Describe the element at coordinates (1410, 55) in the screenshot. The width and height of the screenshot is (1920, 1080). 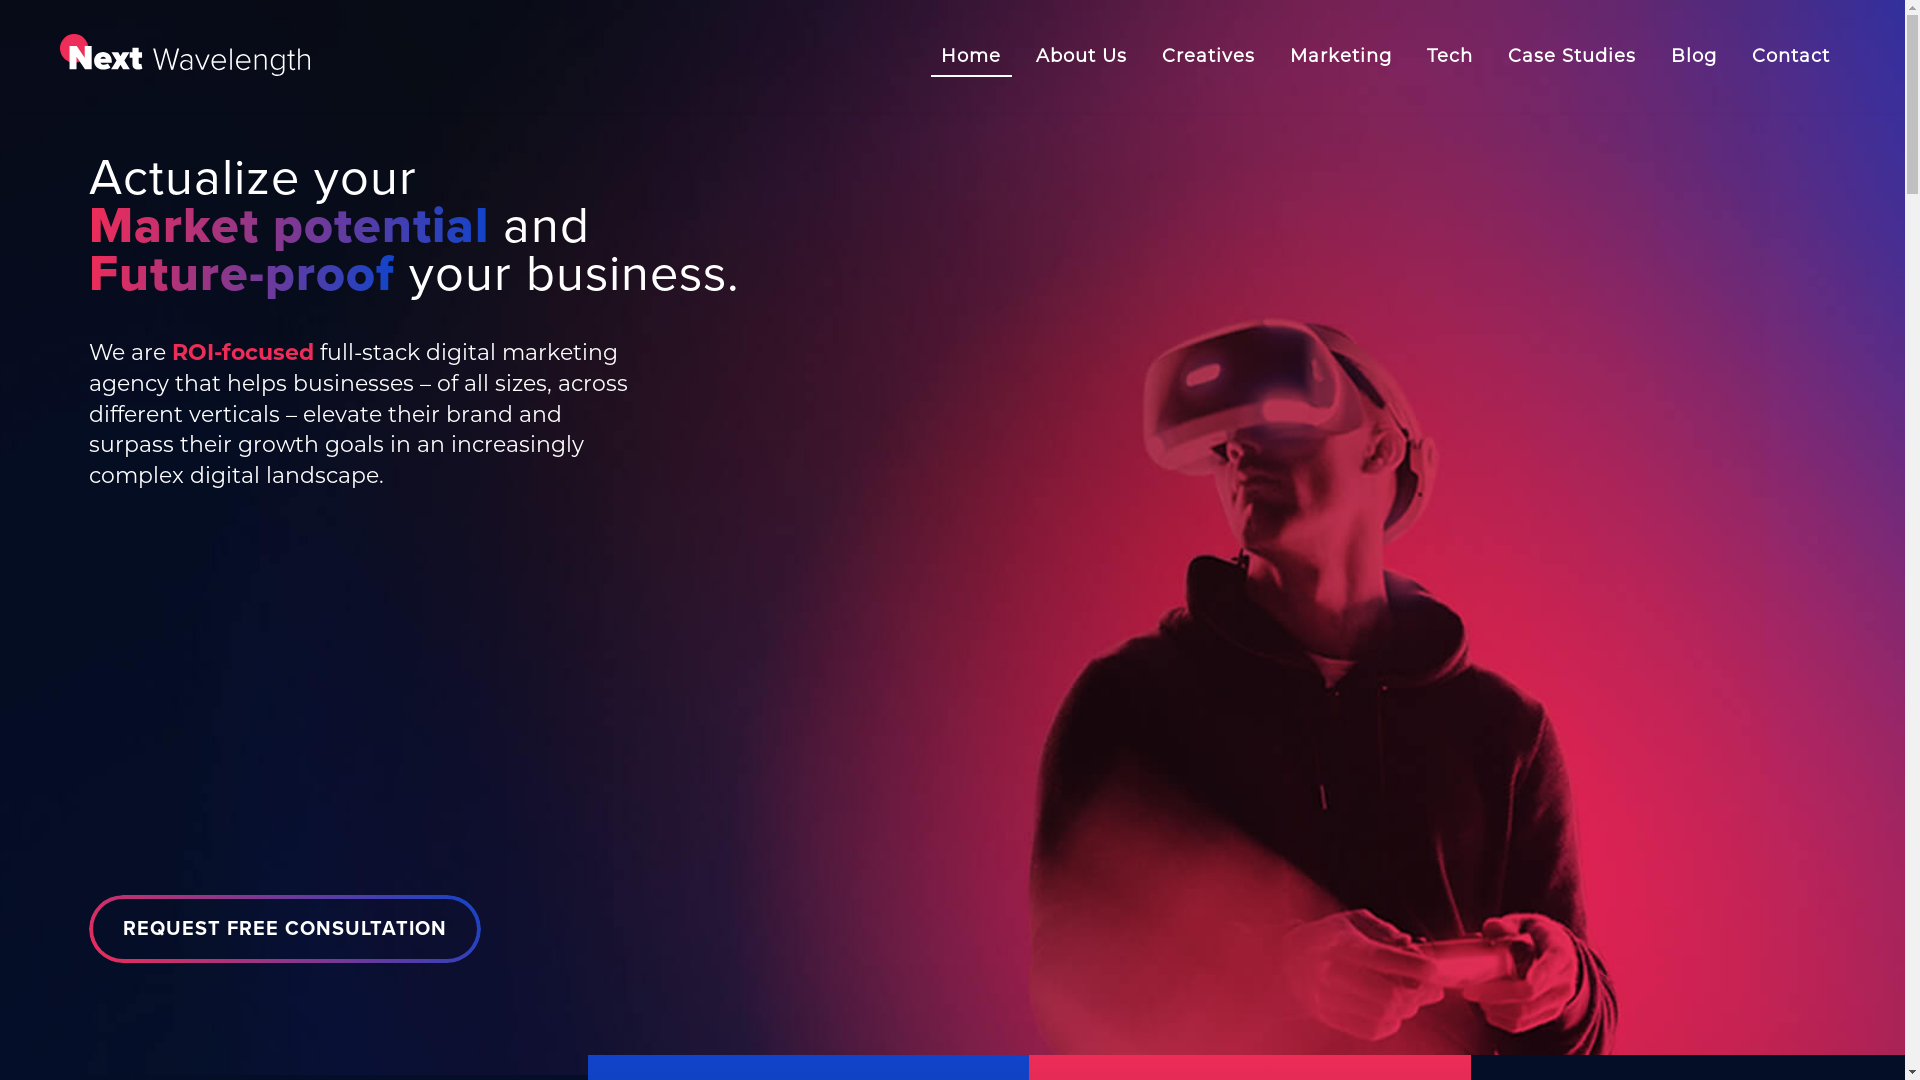
I see `'Tech'` at that location.